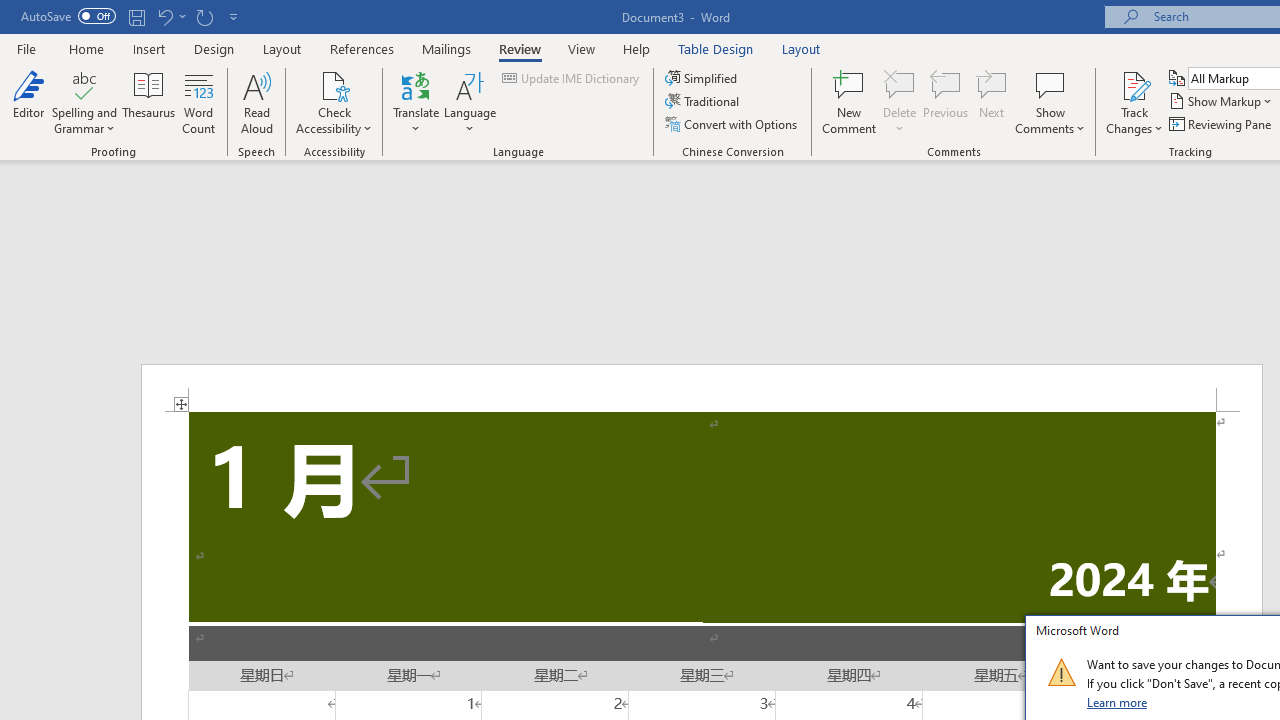 The width and height of the screenshot is (1280, 720). I want to click on 'Convert with Options...', so click(731, 124).